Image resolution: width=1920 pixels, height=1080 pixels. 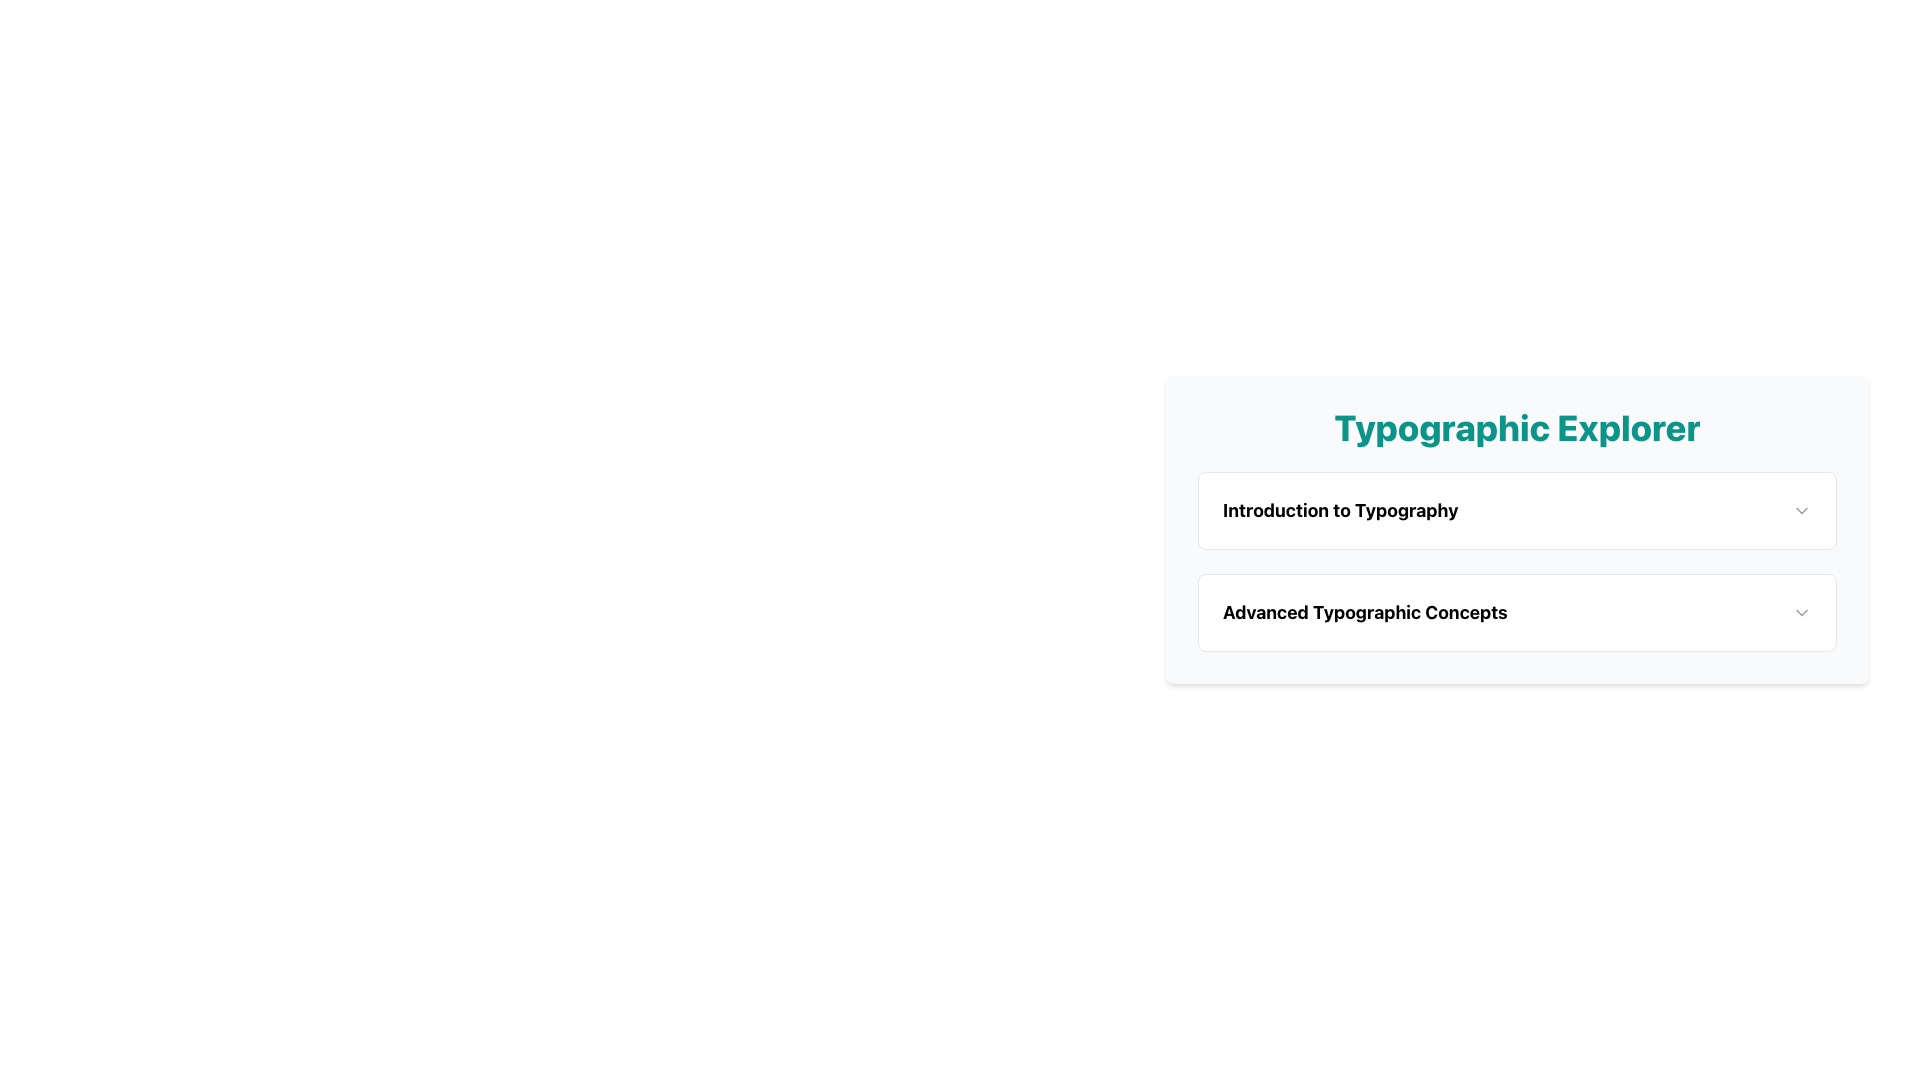 I want to click on the collapsible section heading for 'Advanced Typographic Concepts' to enhance accessibility, so click(x=1517, y=612).